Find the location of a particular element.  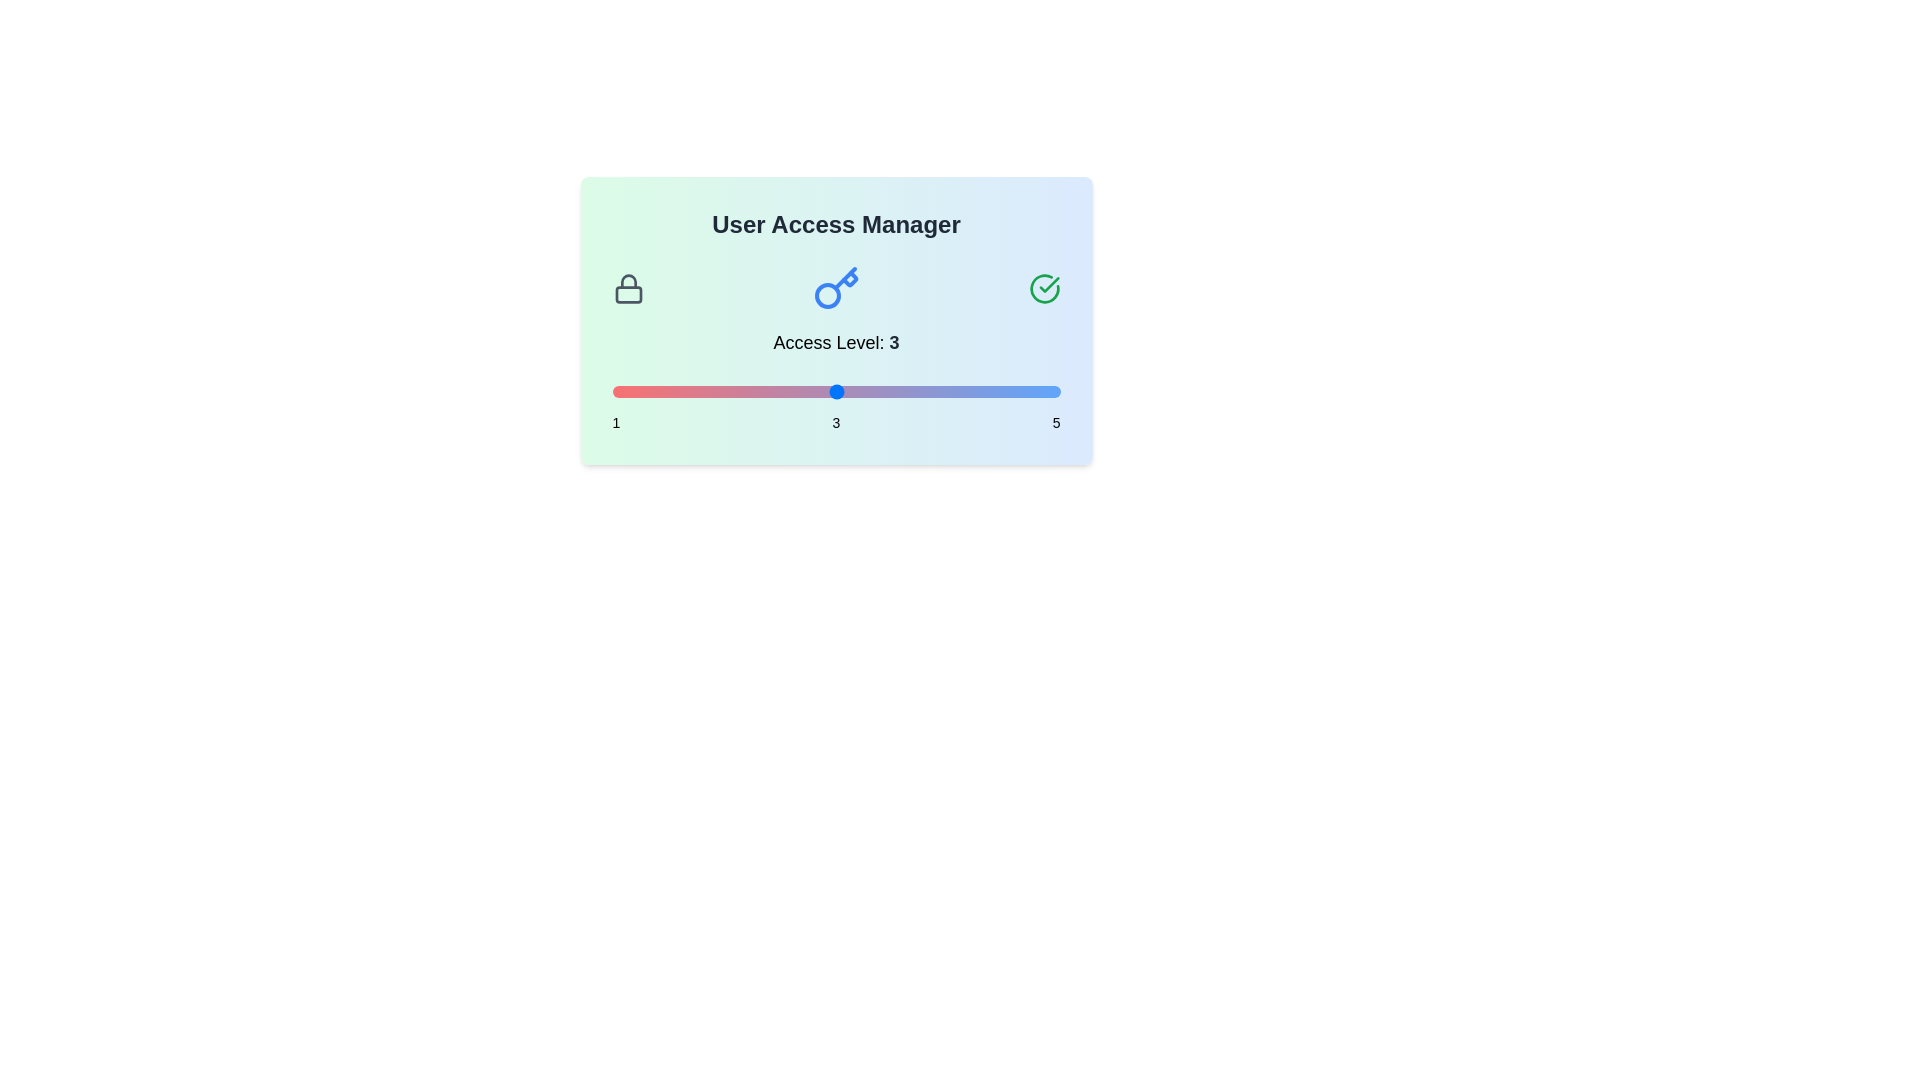

the access level slider to 2 is located at coordinates (723, 392).